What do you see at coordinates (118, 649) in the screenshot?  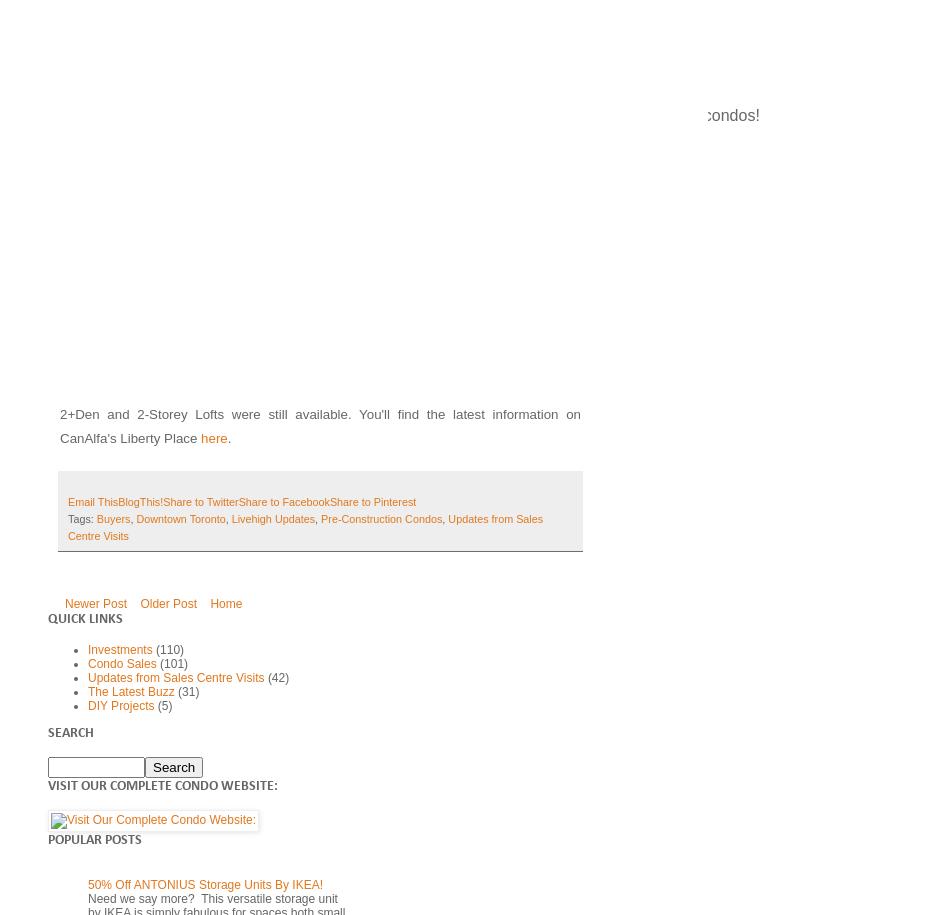 I see `'Investments'` at bounding box center [118, 649].